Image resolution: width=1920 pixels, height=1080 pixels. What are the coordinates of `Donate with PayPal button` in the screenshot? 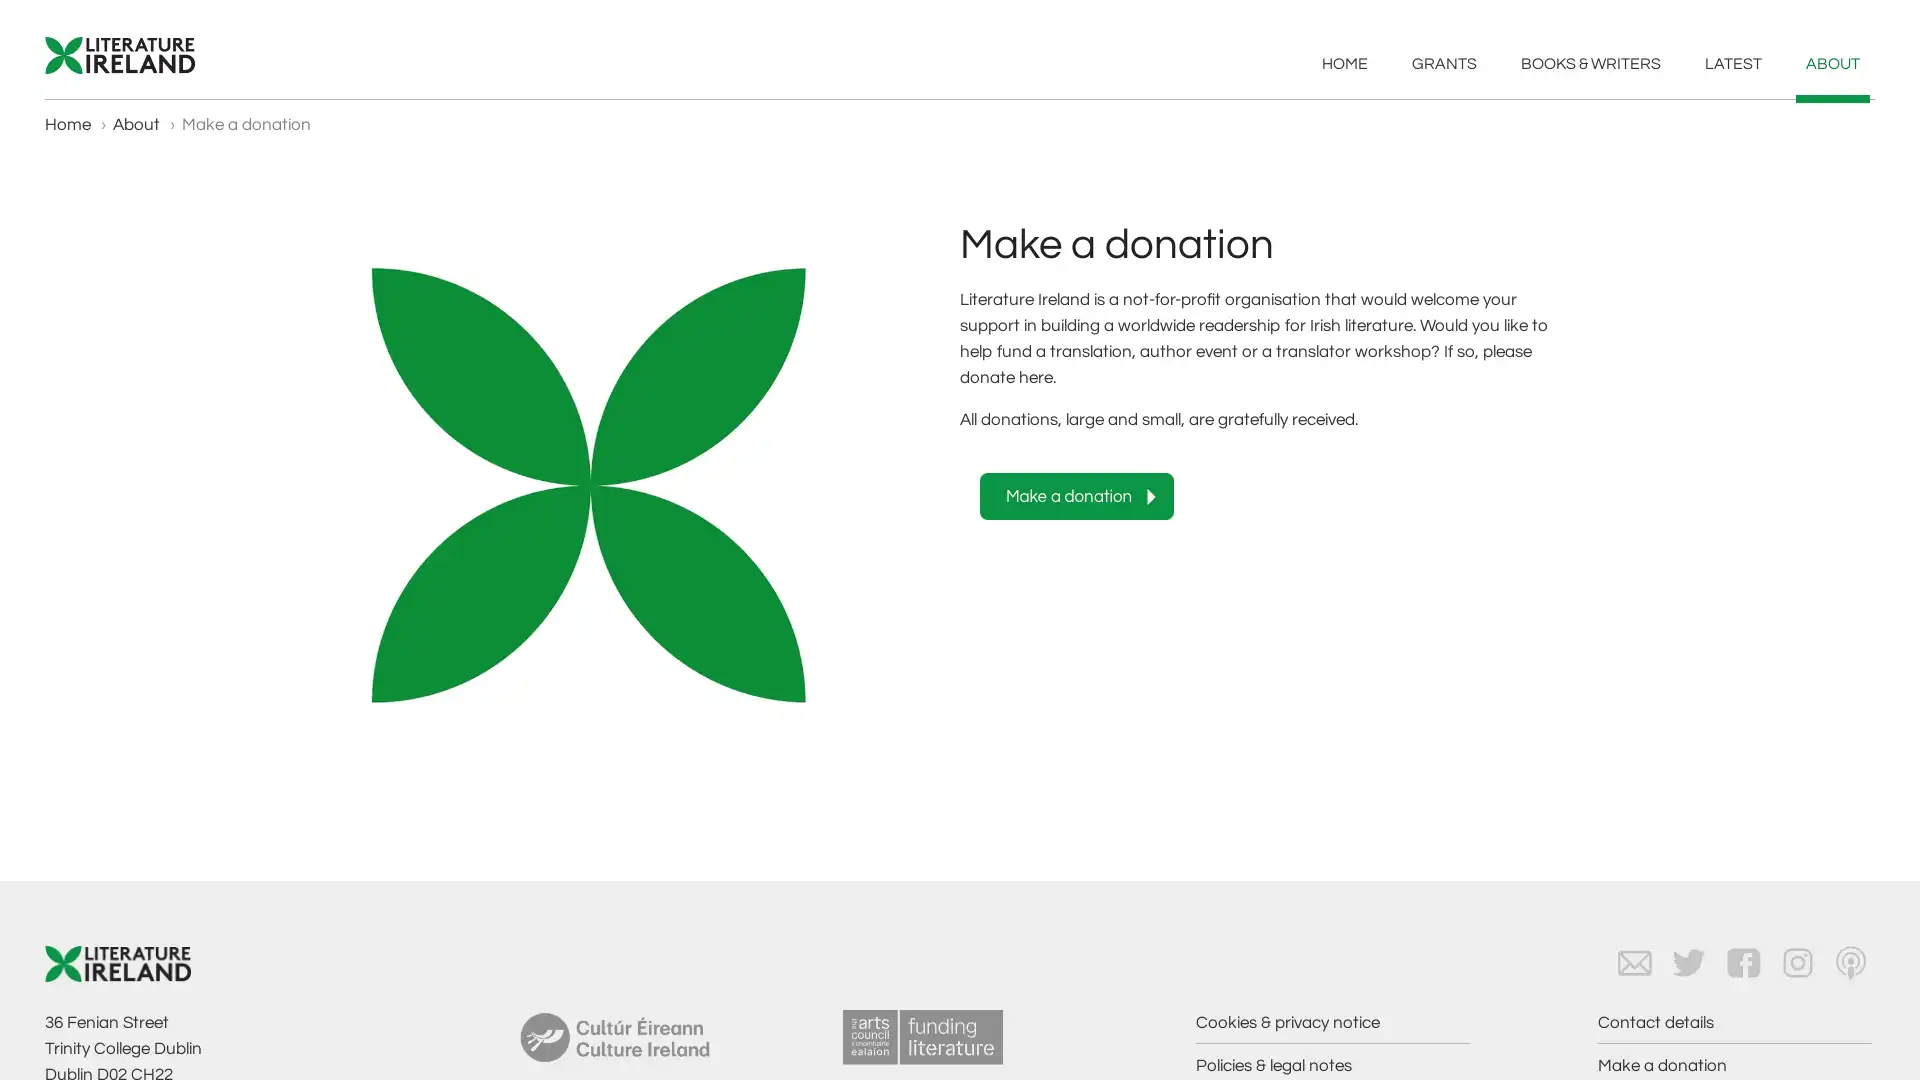 It's located at (1075, 495).